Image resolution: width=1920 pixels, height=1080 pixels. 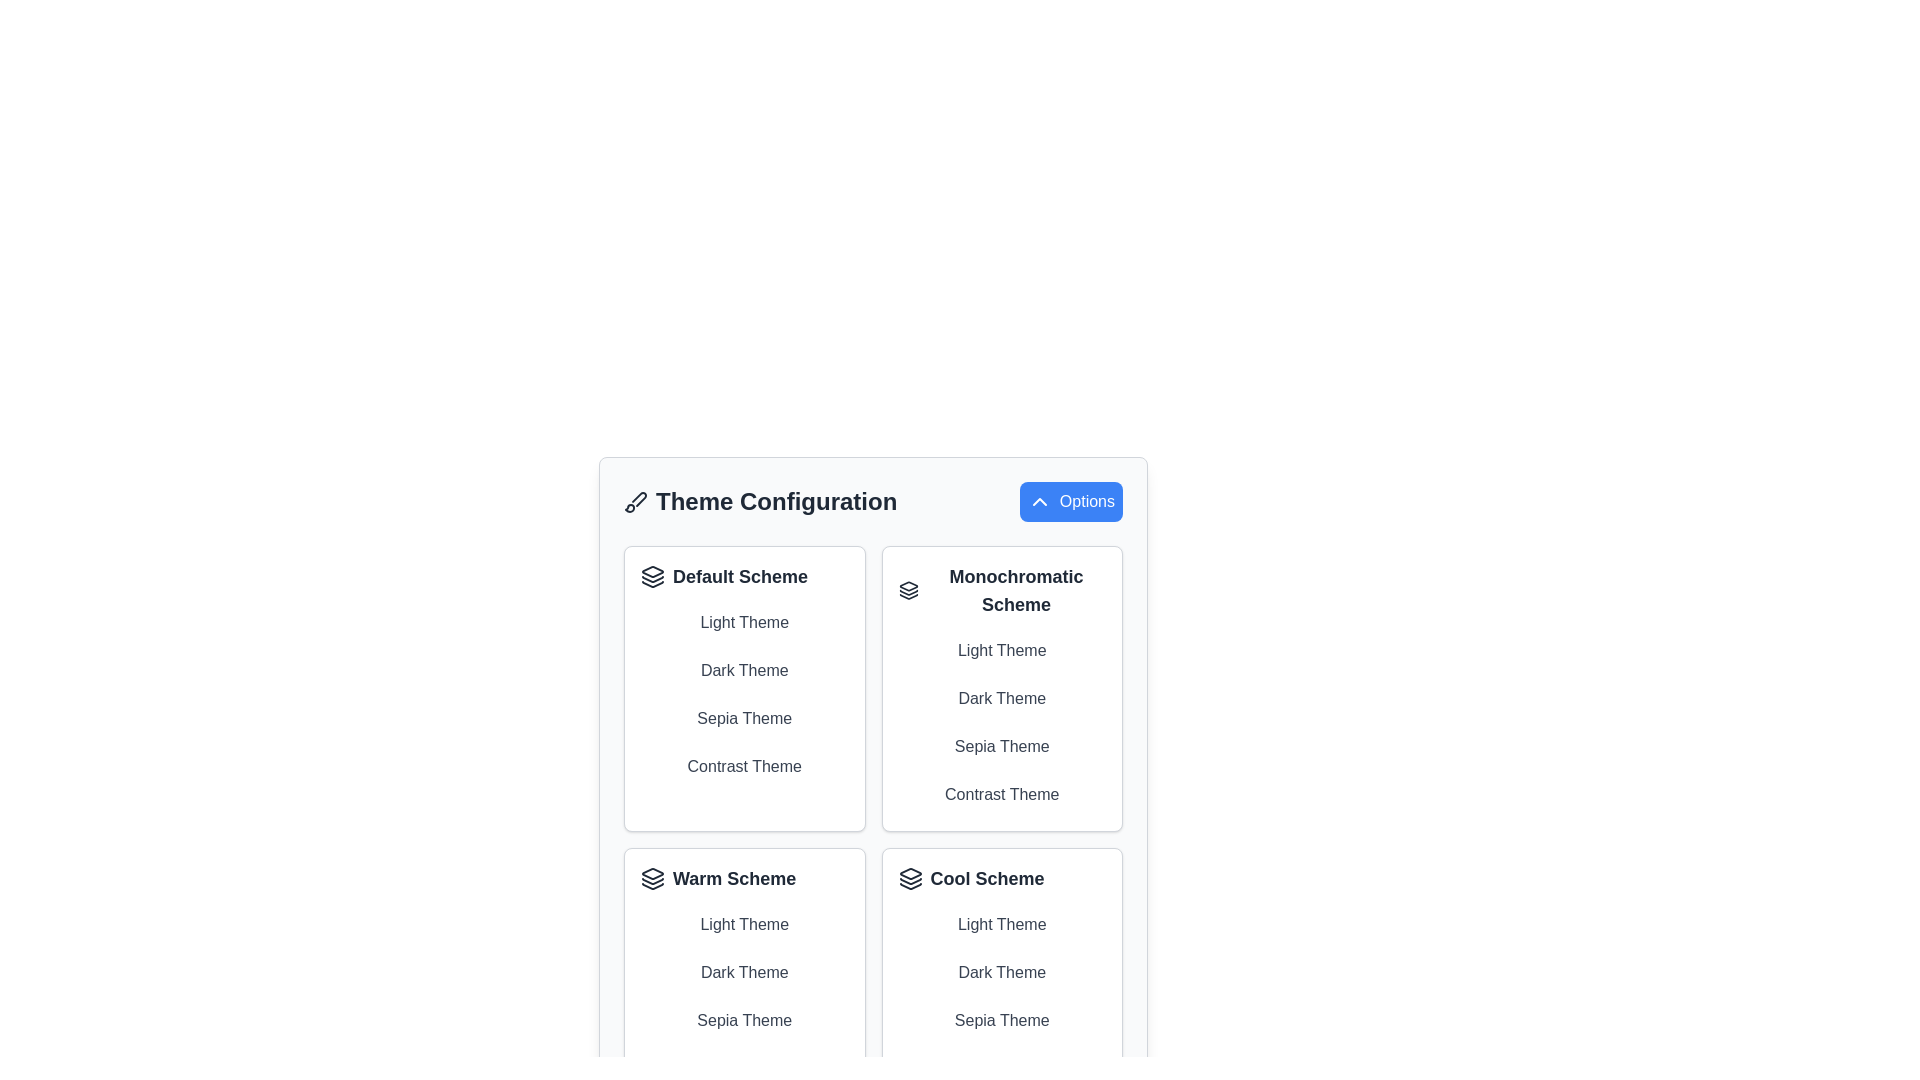 I want to click on the 'Sepia Theme' text label, which is the third item in the vertical list of theme options within the 'Cool Scheme' section, so click(x=1002, y=1021).